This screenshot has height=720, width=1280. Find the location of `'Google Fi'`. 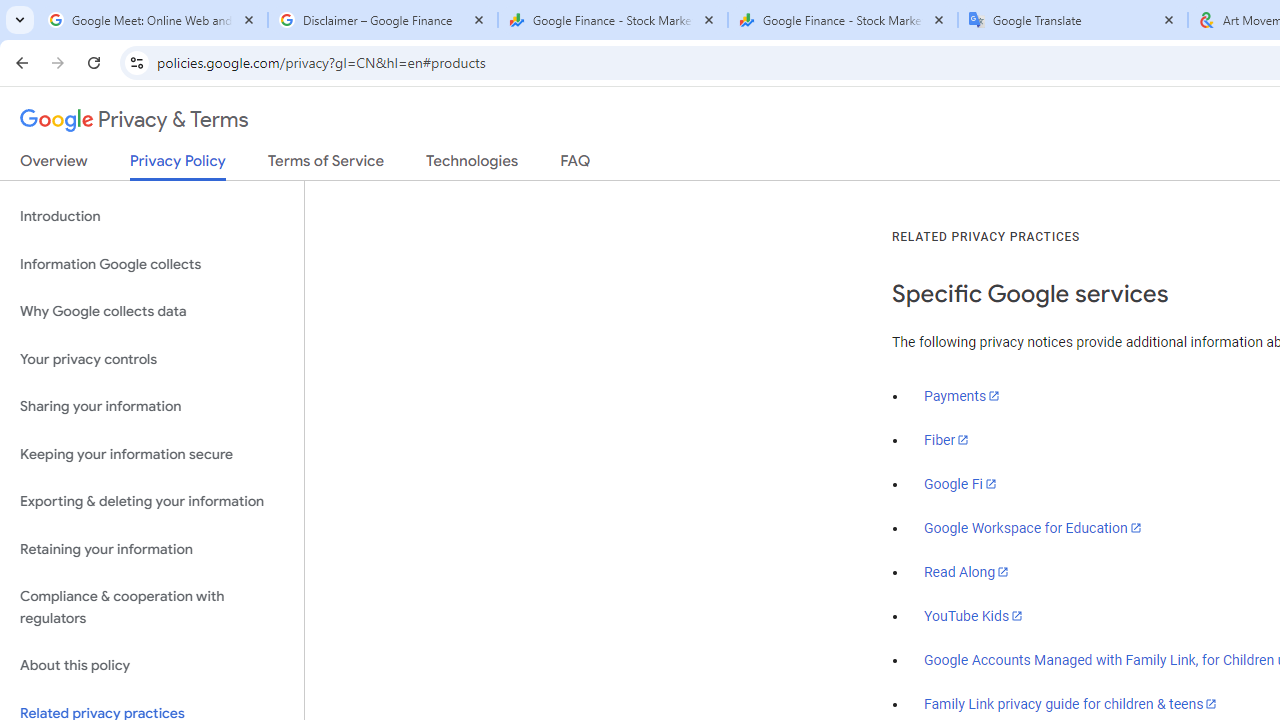

'Google Fi' is located at coordinates (960, 484).